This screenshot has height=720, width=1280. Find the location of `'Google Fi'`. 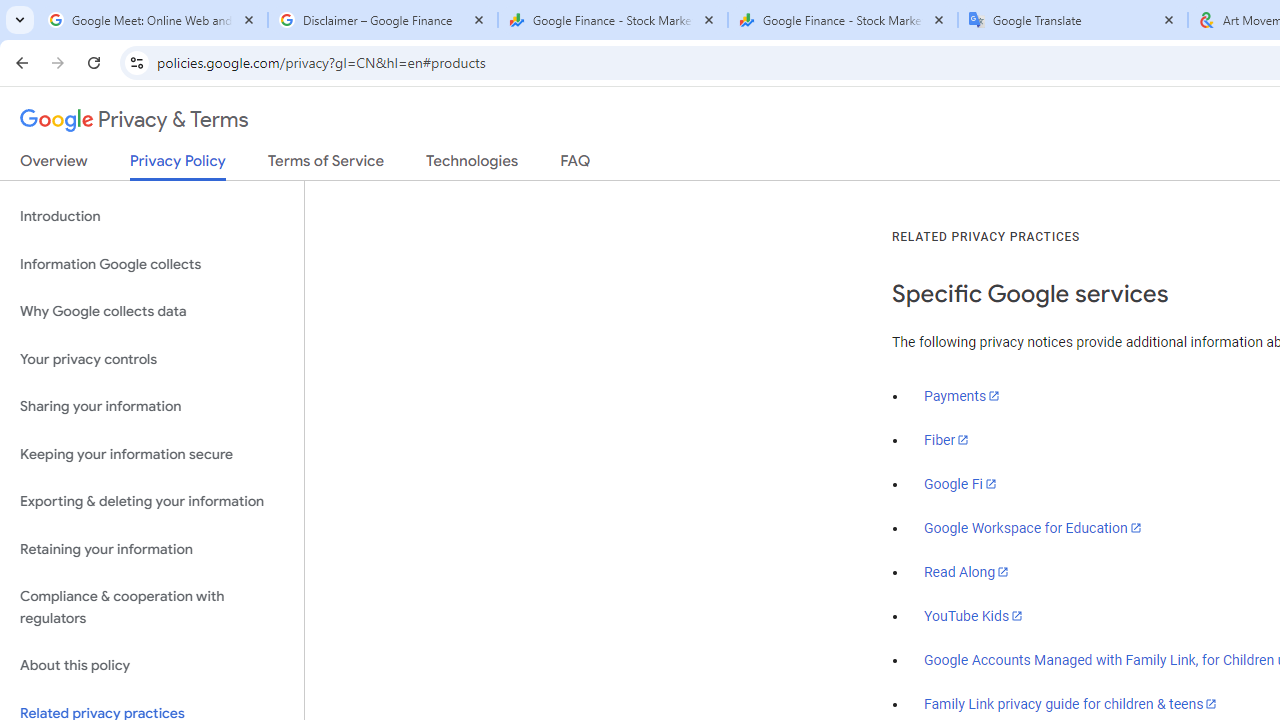

'Google Fi' is located at coordinates (960, 484).